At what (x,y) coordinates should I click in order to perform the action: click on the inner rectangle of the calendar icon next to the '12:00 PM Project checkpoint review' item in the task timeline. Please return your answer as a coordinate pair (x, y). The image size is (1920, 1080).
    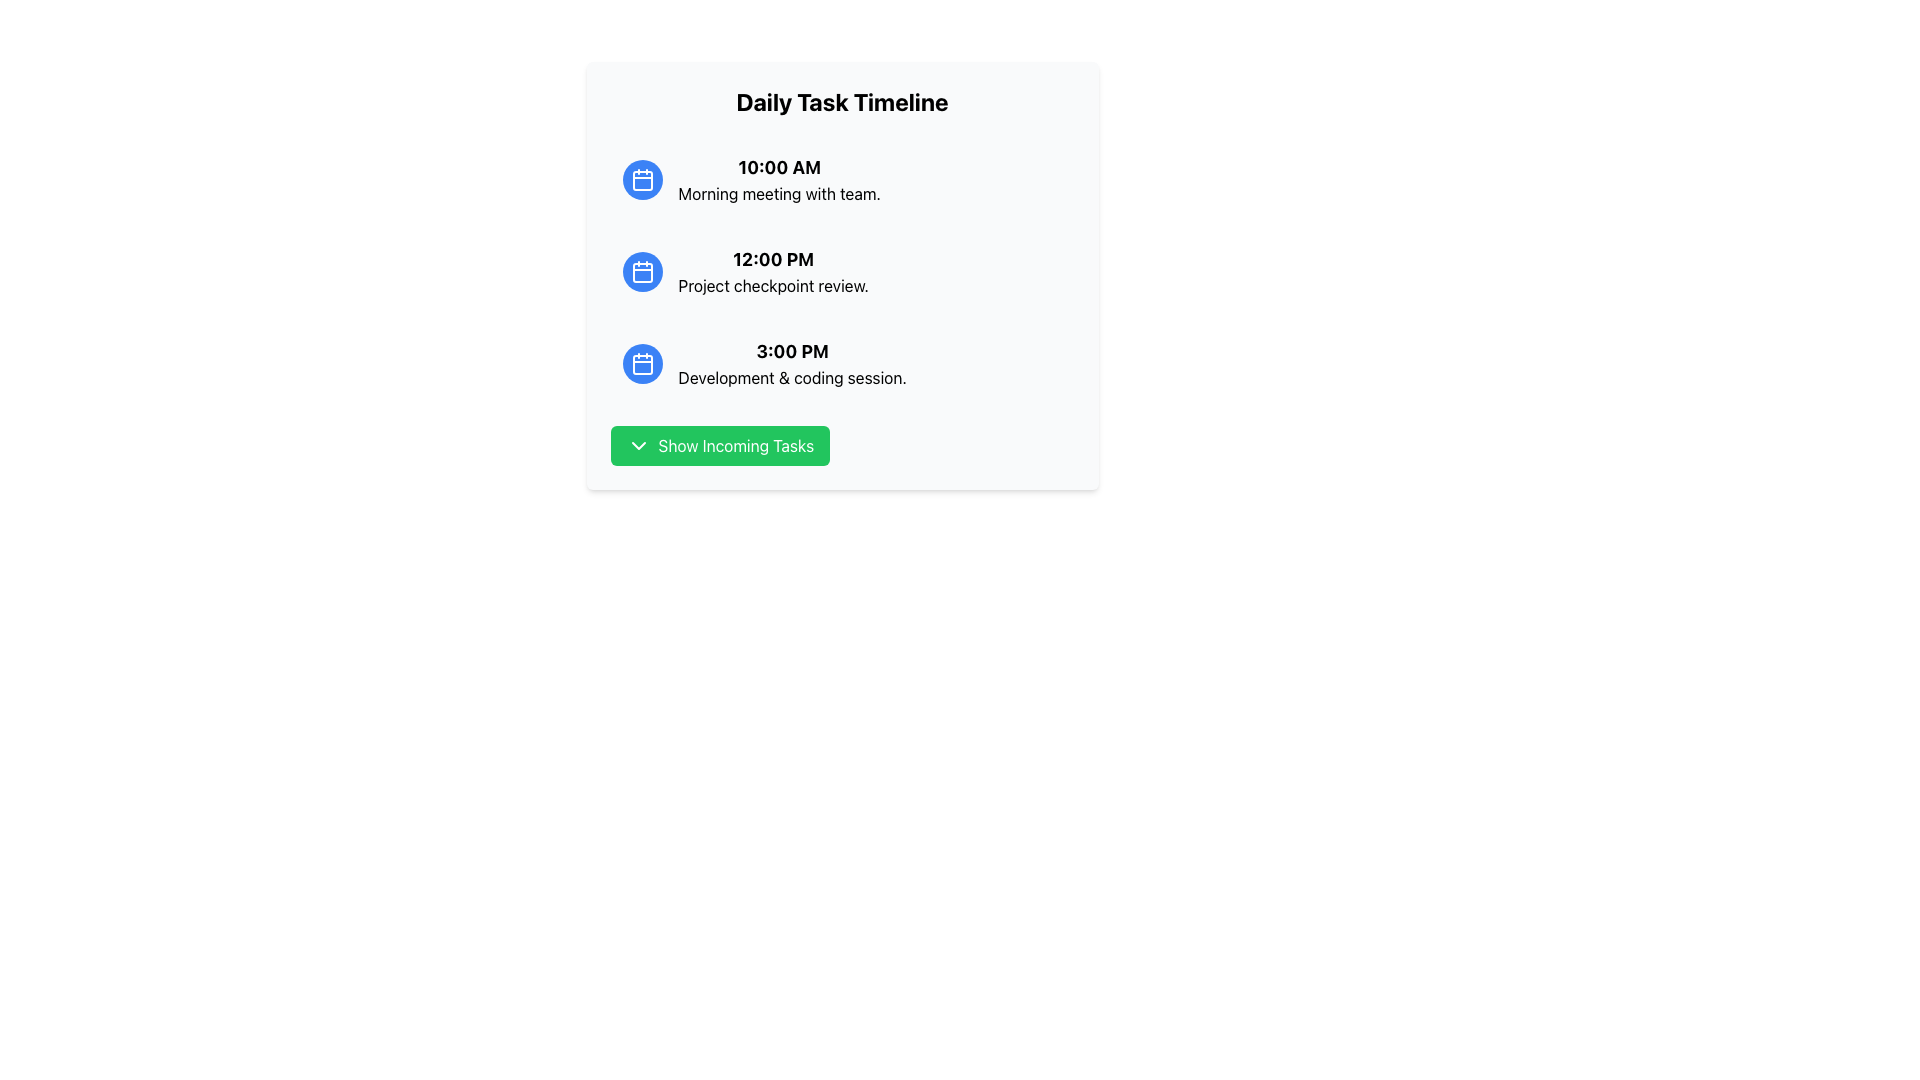
    Looking at the image, I should click on (642, 273).